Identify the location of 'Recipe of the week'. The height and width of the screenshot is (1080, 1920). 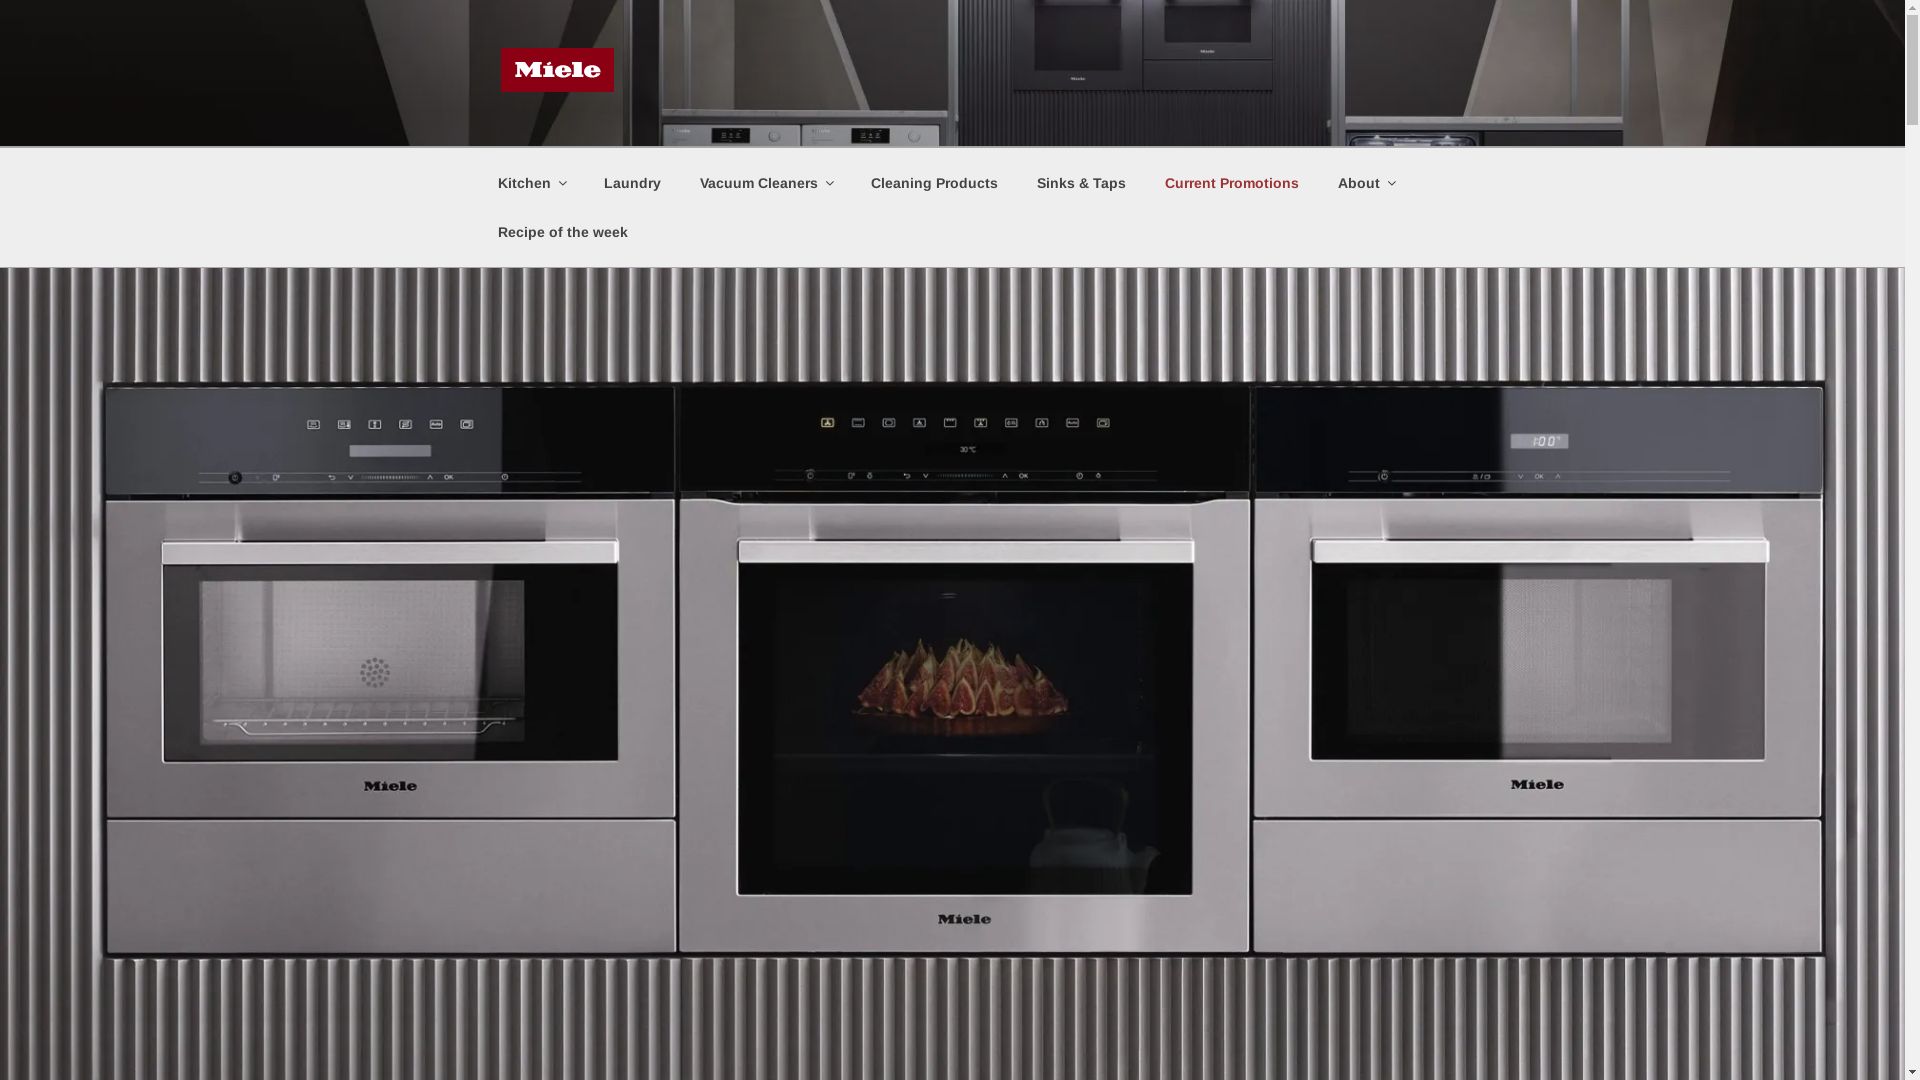
(480, 231).